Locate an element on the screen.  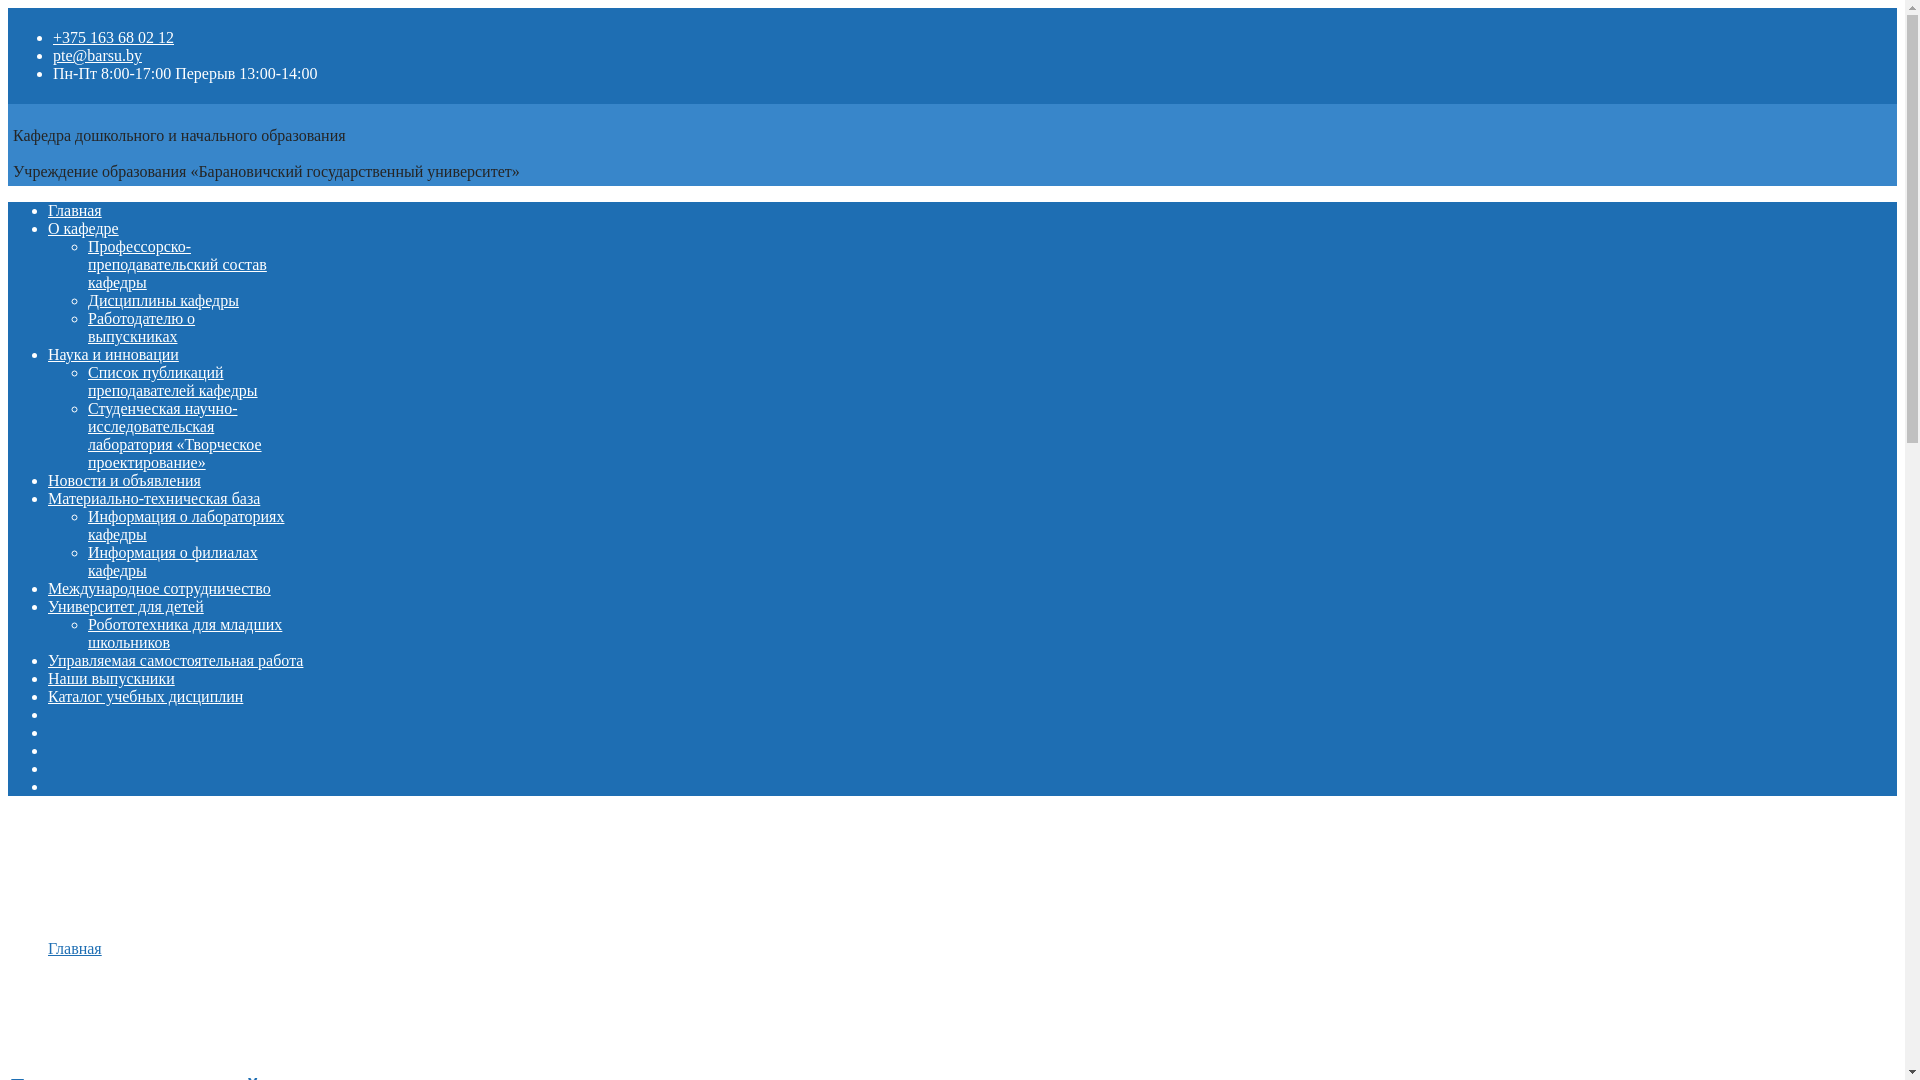
'+375 163 68 02 12' is located at coordinates (112, 37).